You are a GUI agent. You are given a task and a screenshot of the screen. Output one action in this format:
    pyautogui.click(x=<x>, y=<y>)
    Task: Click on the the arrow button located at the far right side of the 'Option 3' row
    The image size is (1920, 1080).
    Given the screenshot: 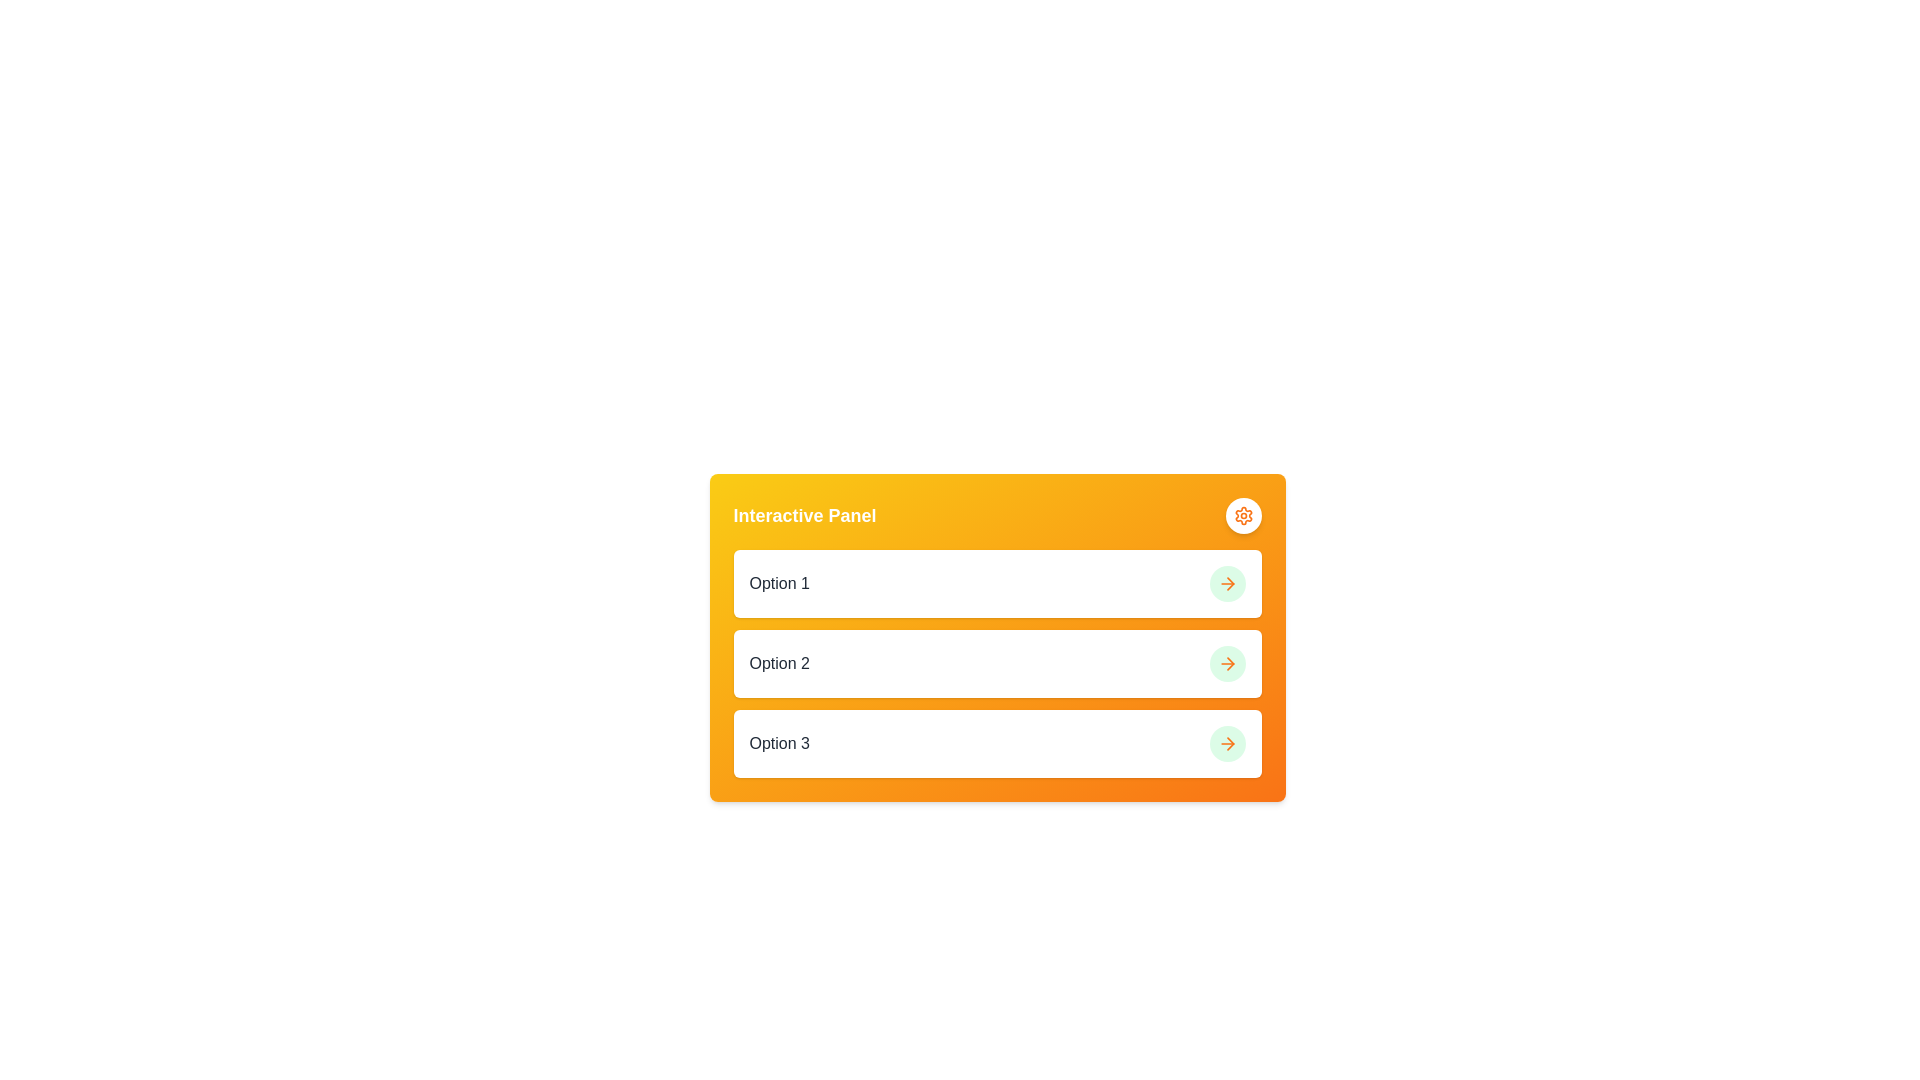 What is the action you would take?
    pyautogui.click(x=1226, y=744)
    